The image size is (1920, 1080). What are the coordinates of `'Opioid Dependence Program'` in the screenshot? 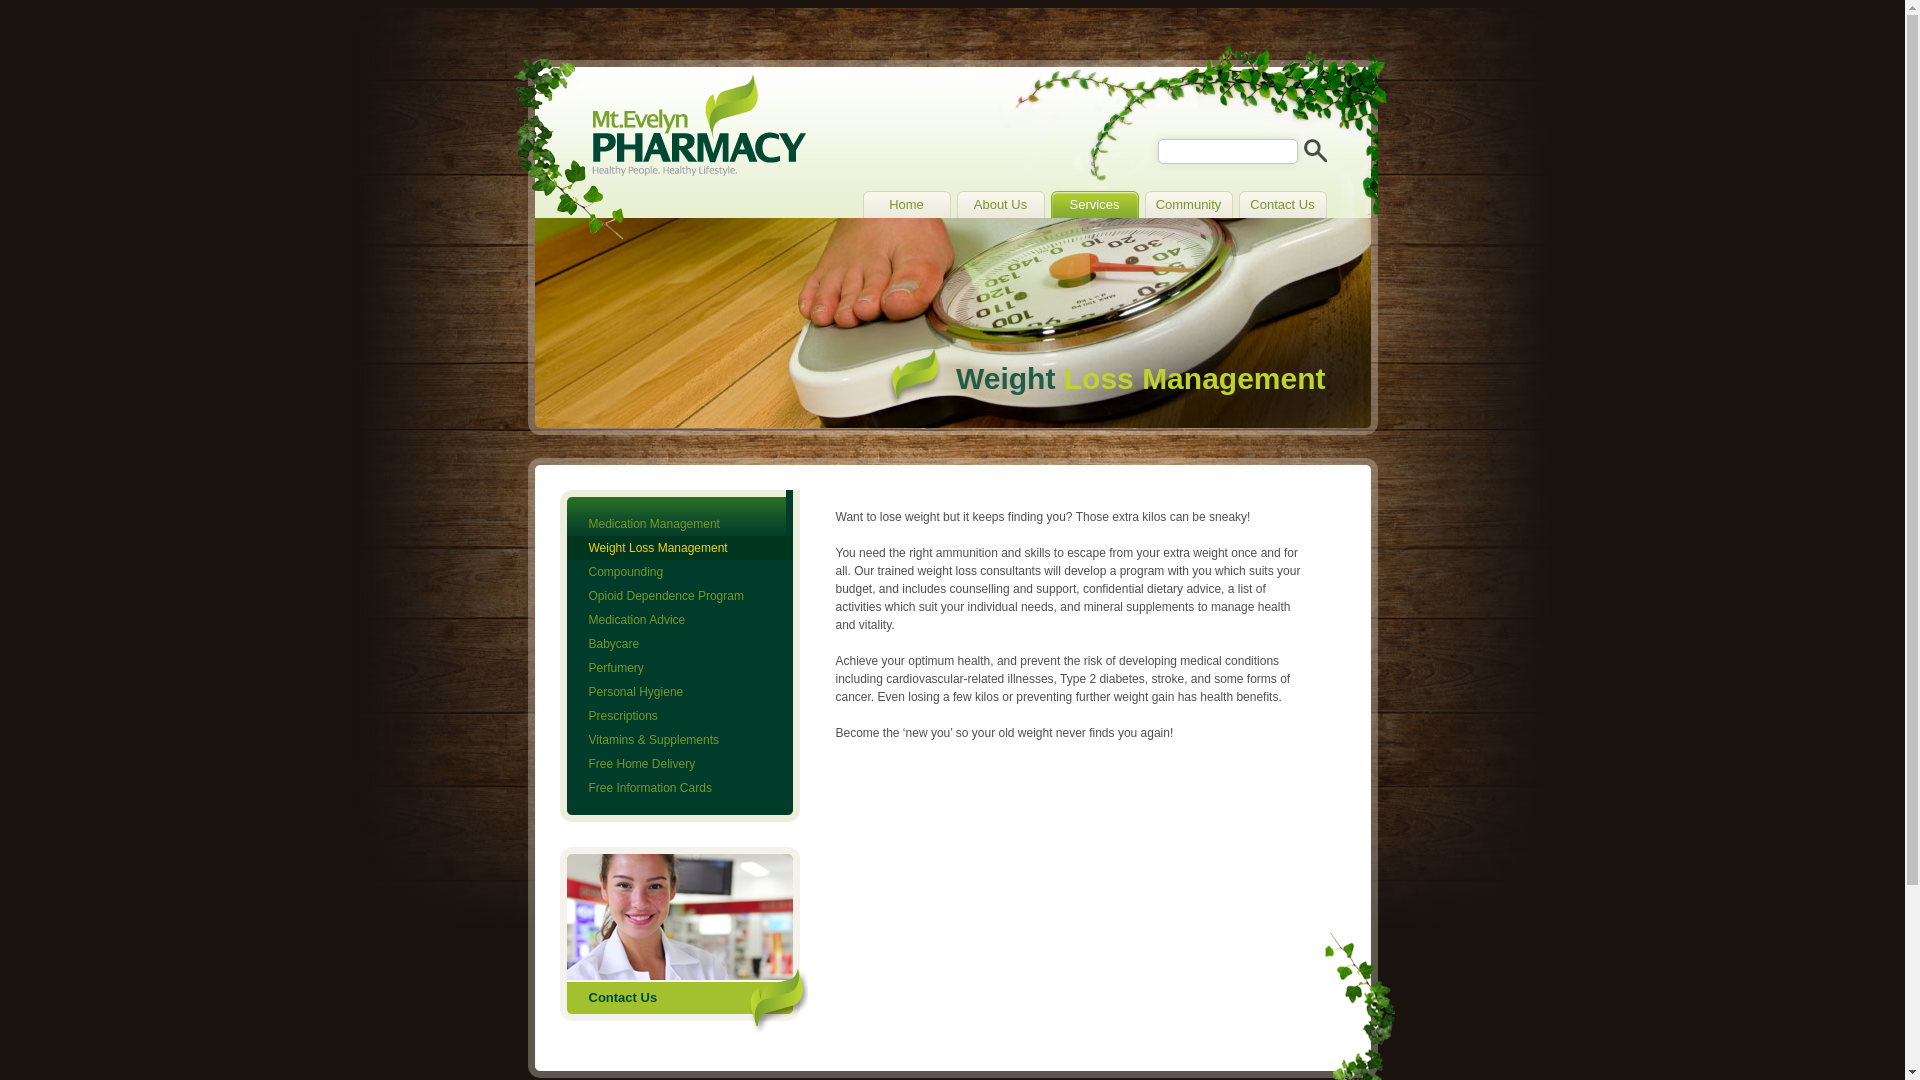 It's located at (678, 595).